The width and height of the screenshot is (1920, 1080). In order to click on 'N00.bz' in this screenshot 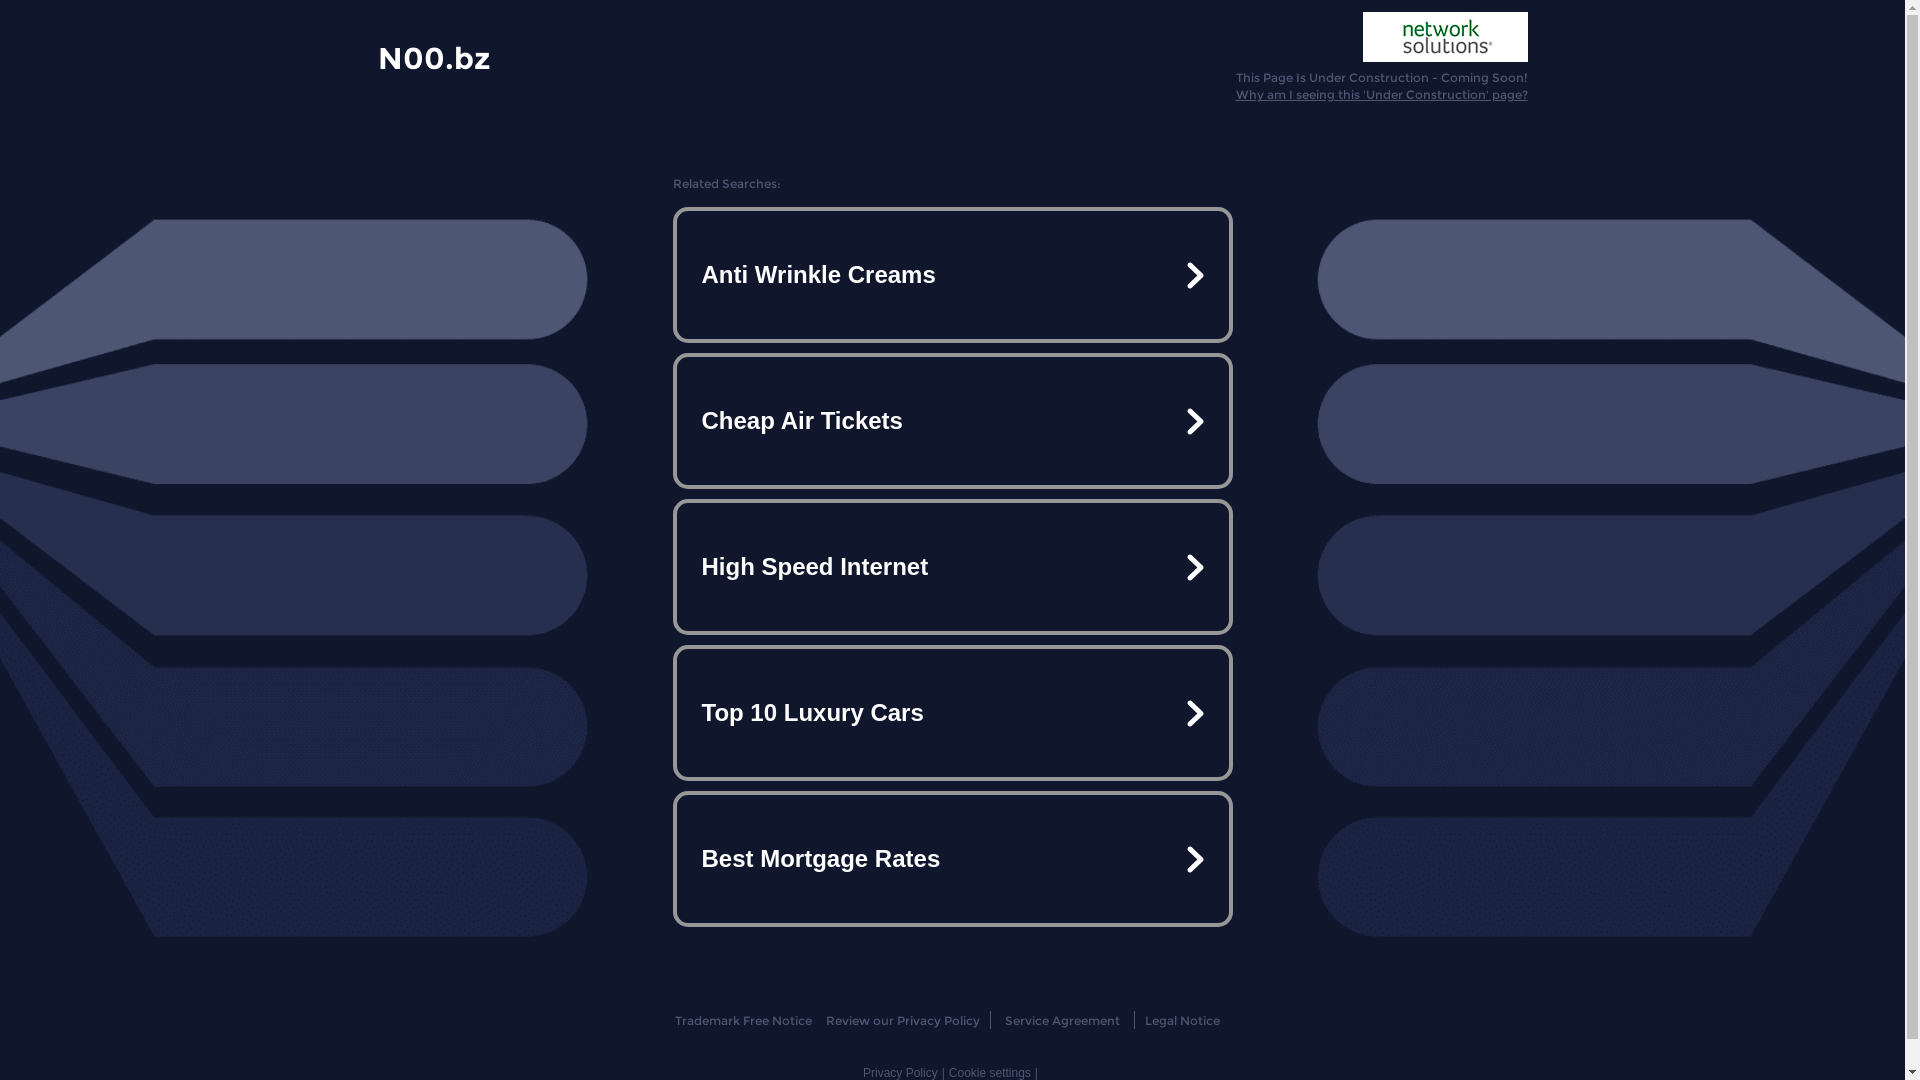, I will do `click(378, 56)`.